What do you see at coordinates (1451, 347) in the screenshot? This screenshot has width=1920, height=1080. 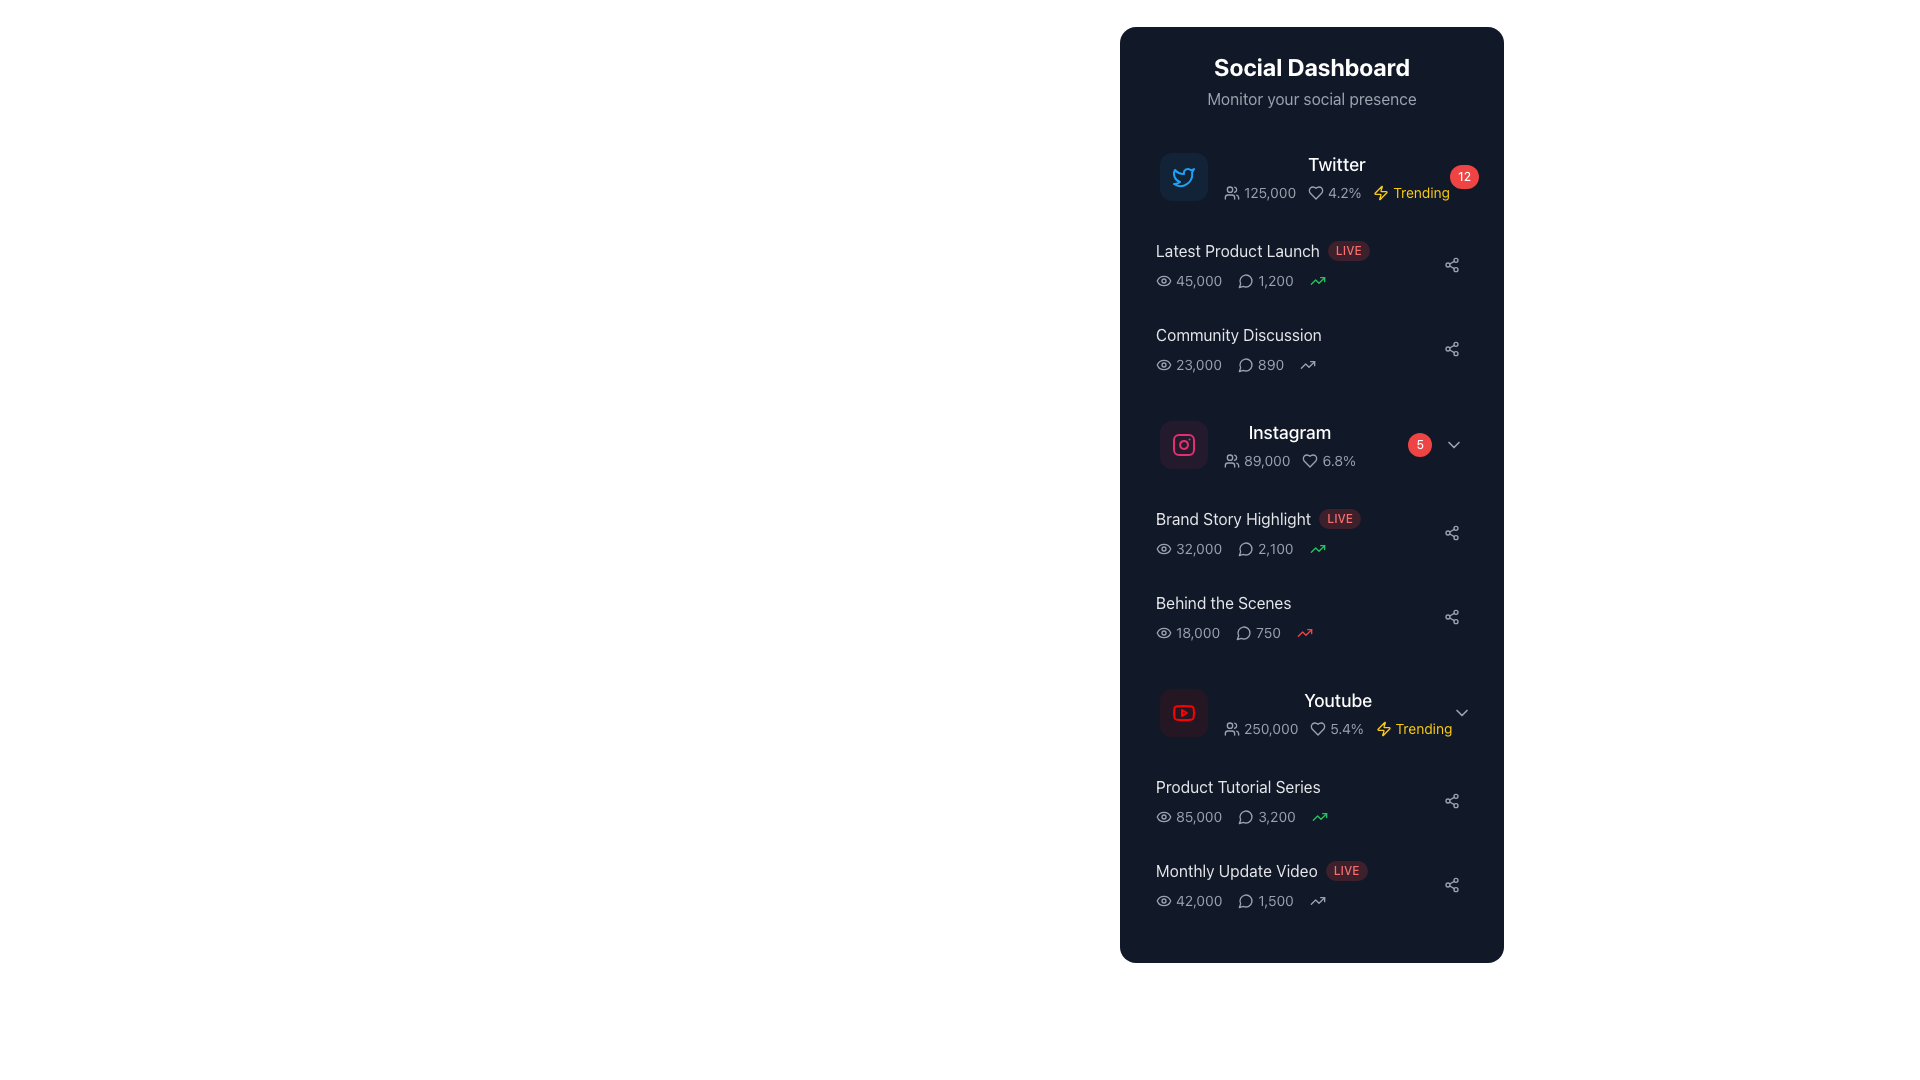 I see `the share/network icon located at the right end of the 'Community Discussion' row` at bounding box center [1451, 347].